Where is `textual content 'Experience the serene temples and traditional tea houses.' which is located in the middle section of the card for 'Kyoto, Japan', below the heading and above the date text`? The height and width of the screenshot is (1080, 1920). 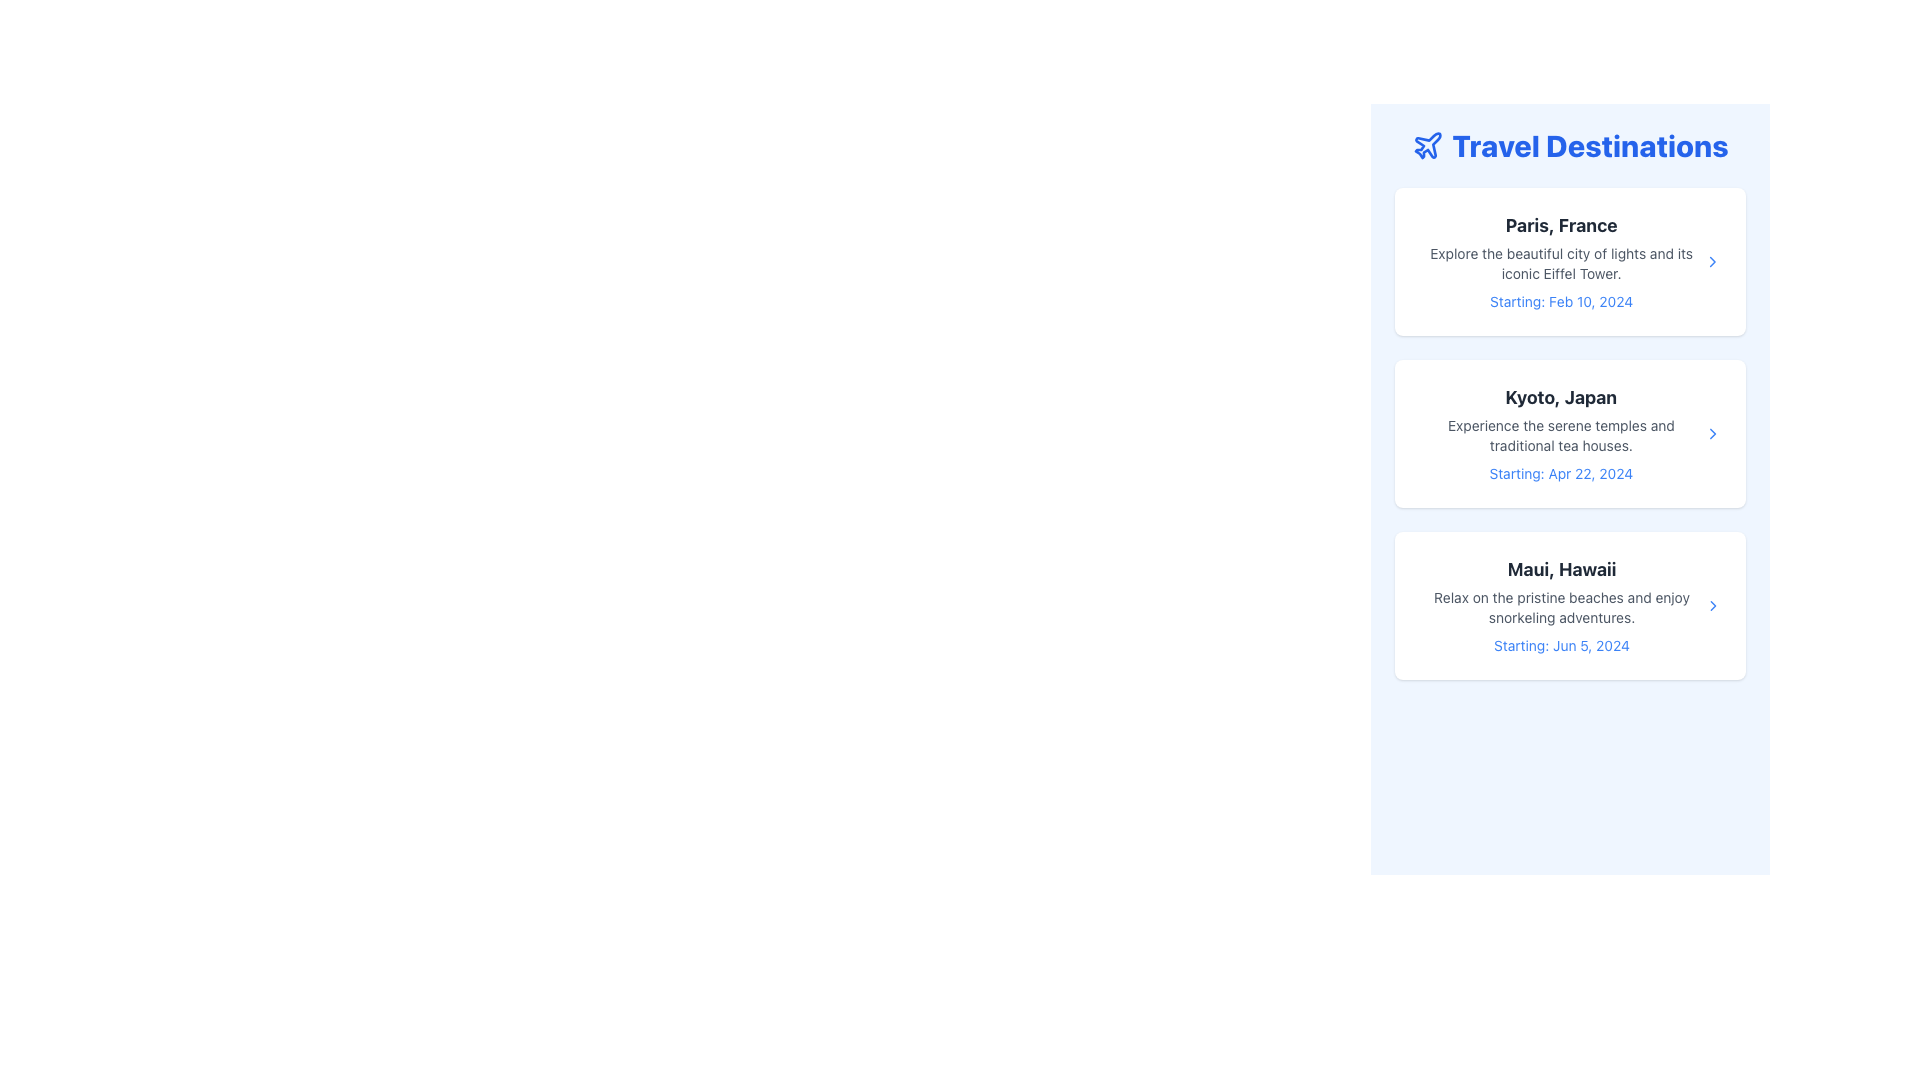 textual content 'Experience the serene temples and traditional tea houses.' which is located in the middle section of the card for 'Kyoto, Japan', below the heading and above the date text is located at coordinates (1560, 434).